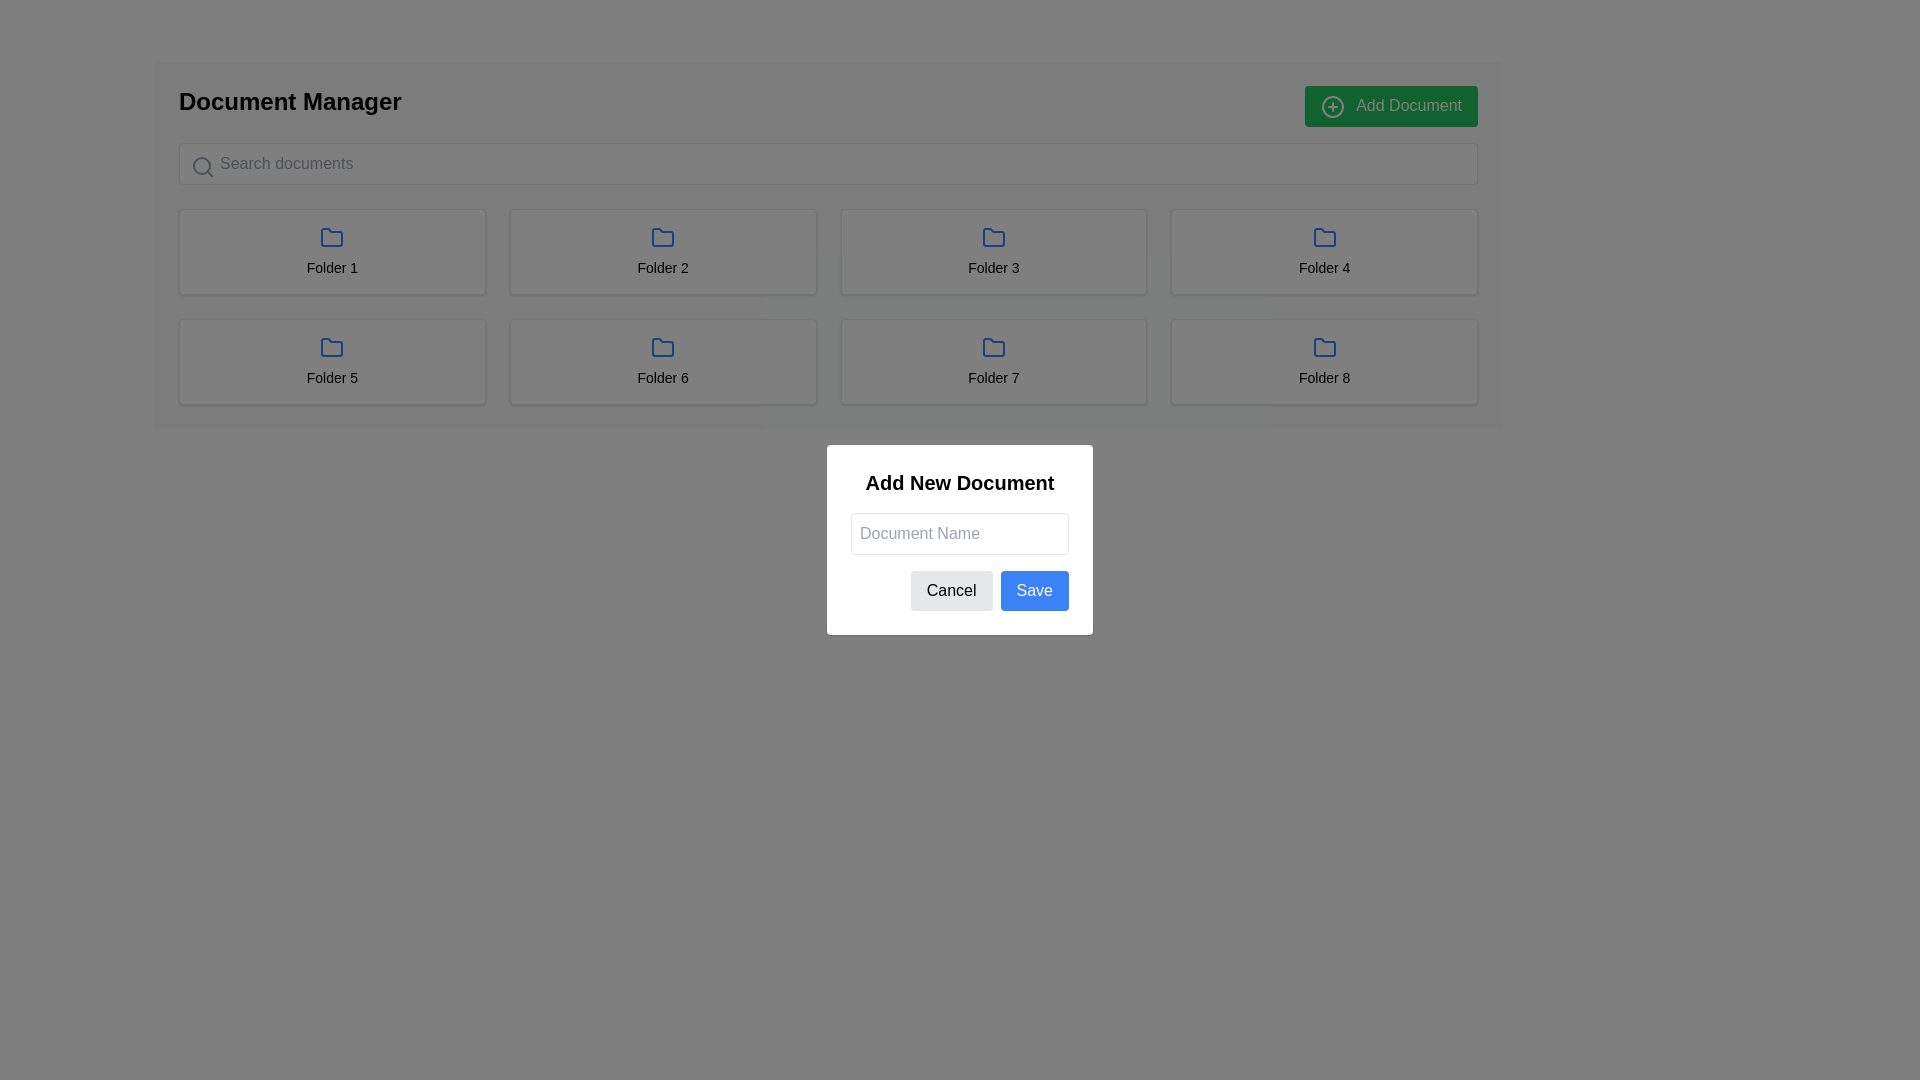  What do you see at coordinates (960, 532) in the screenshot?
I see `the text input field for new document entry in the 'Add New Document' modal` at bounding box center [960, 532].